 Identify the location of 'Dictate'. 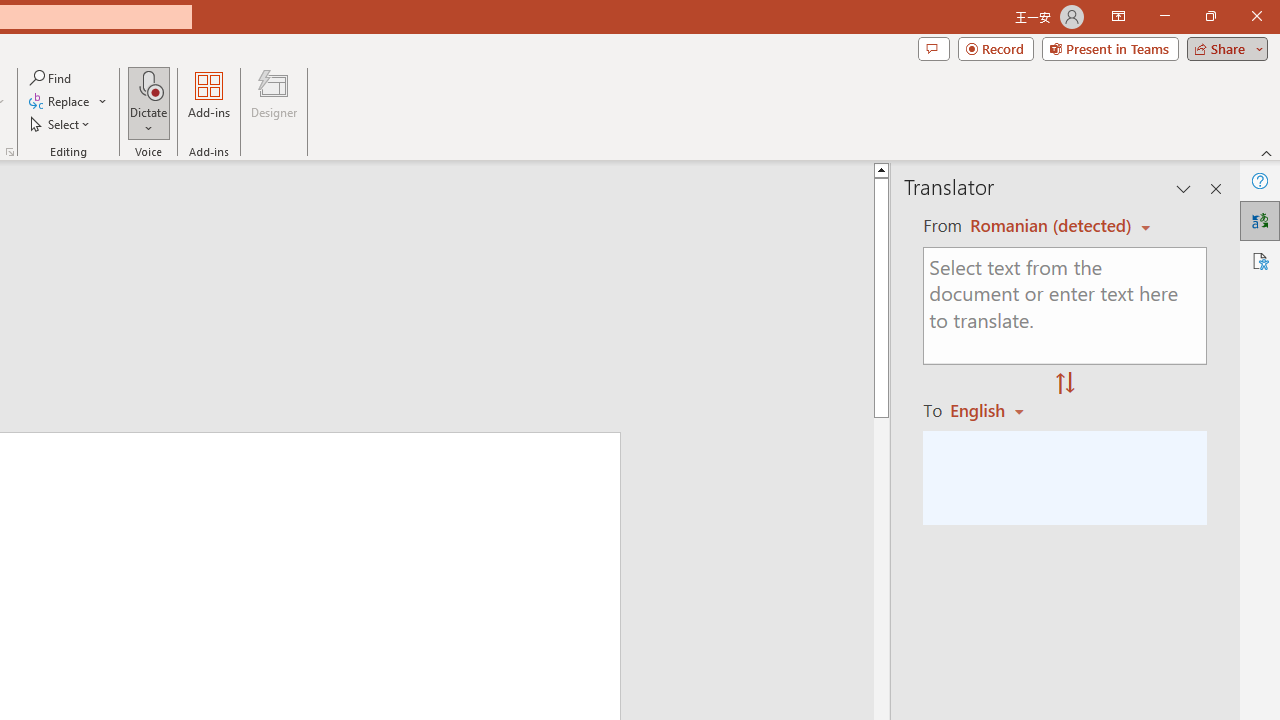
(148, 84).